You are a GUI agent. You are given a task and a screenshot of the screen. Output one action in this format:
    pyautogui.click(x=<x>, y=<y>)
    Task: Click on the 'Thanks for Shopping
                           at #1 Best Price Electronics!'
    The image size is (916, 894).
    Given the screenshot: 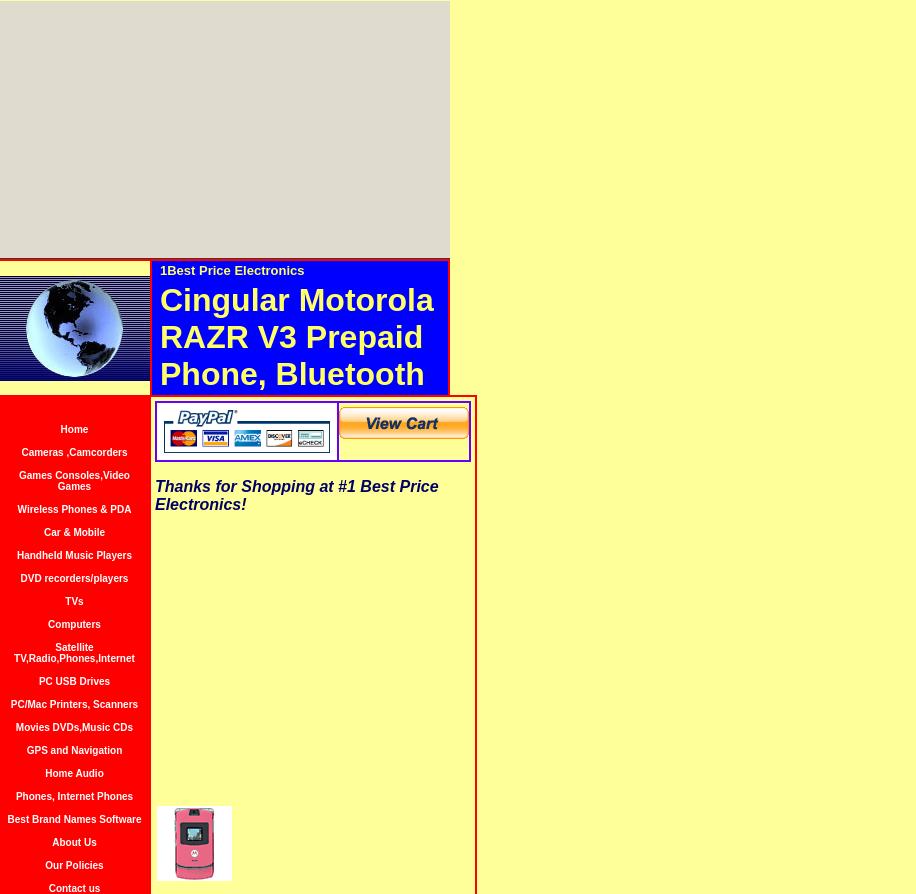 What is the action you would take?
    pyautogui.click(x=295, y=494)
    